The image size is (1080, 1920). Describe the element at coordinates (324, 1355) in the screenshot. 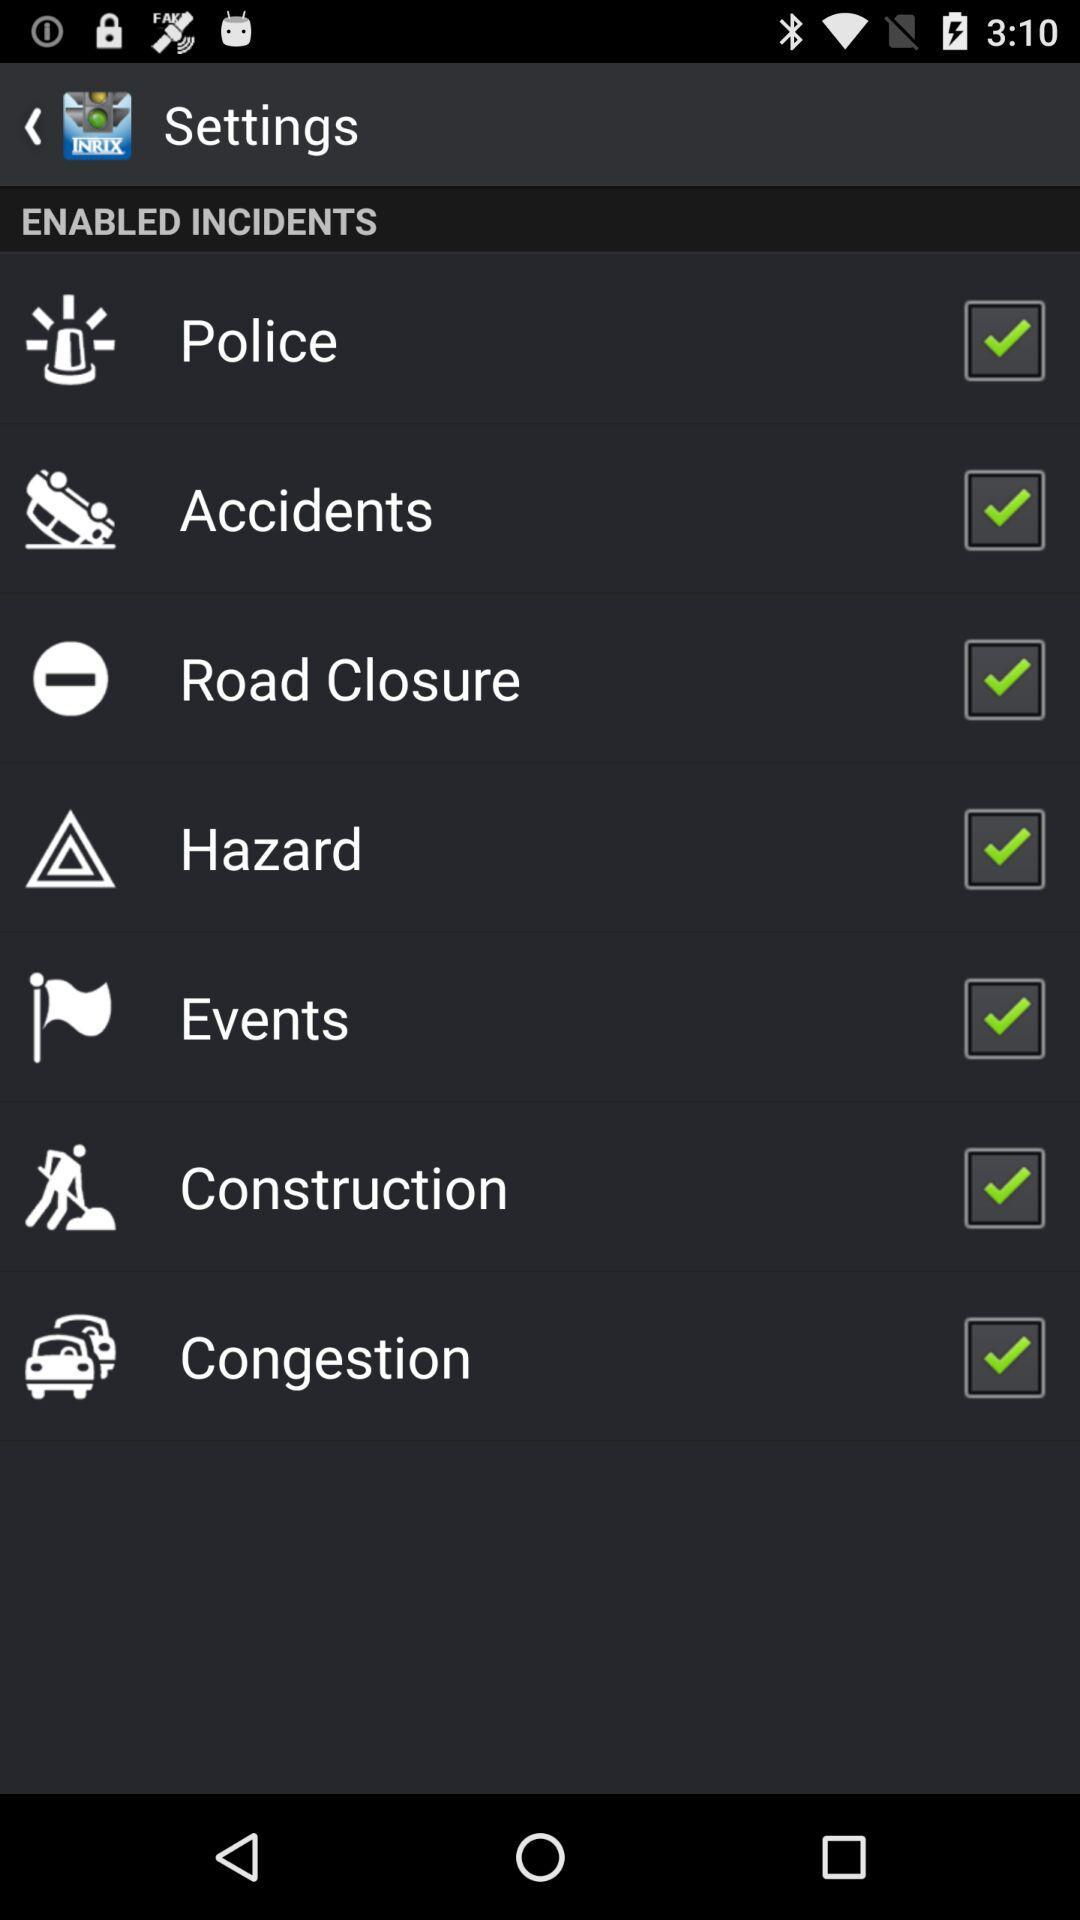

I see `the icon below the construction app` at that location.